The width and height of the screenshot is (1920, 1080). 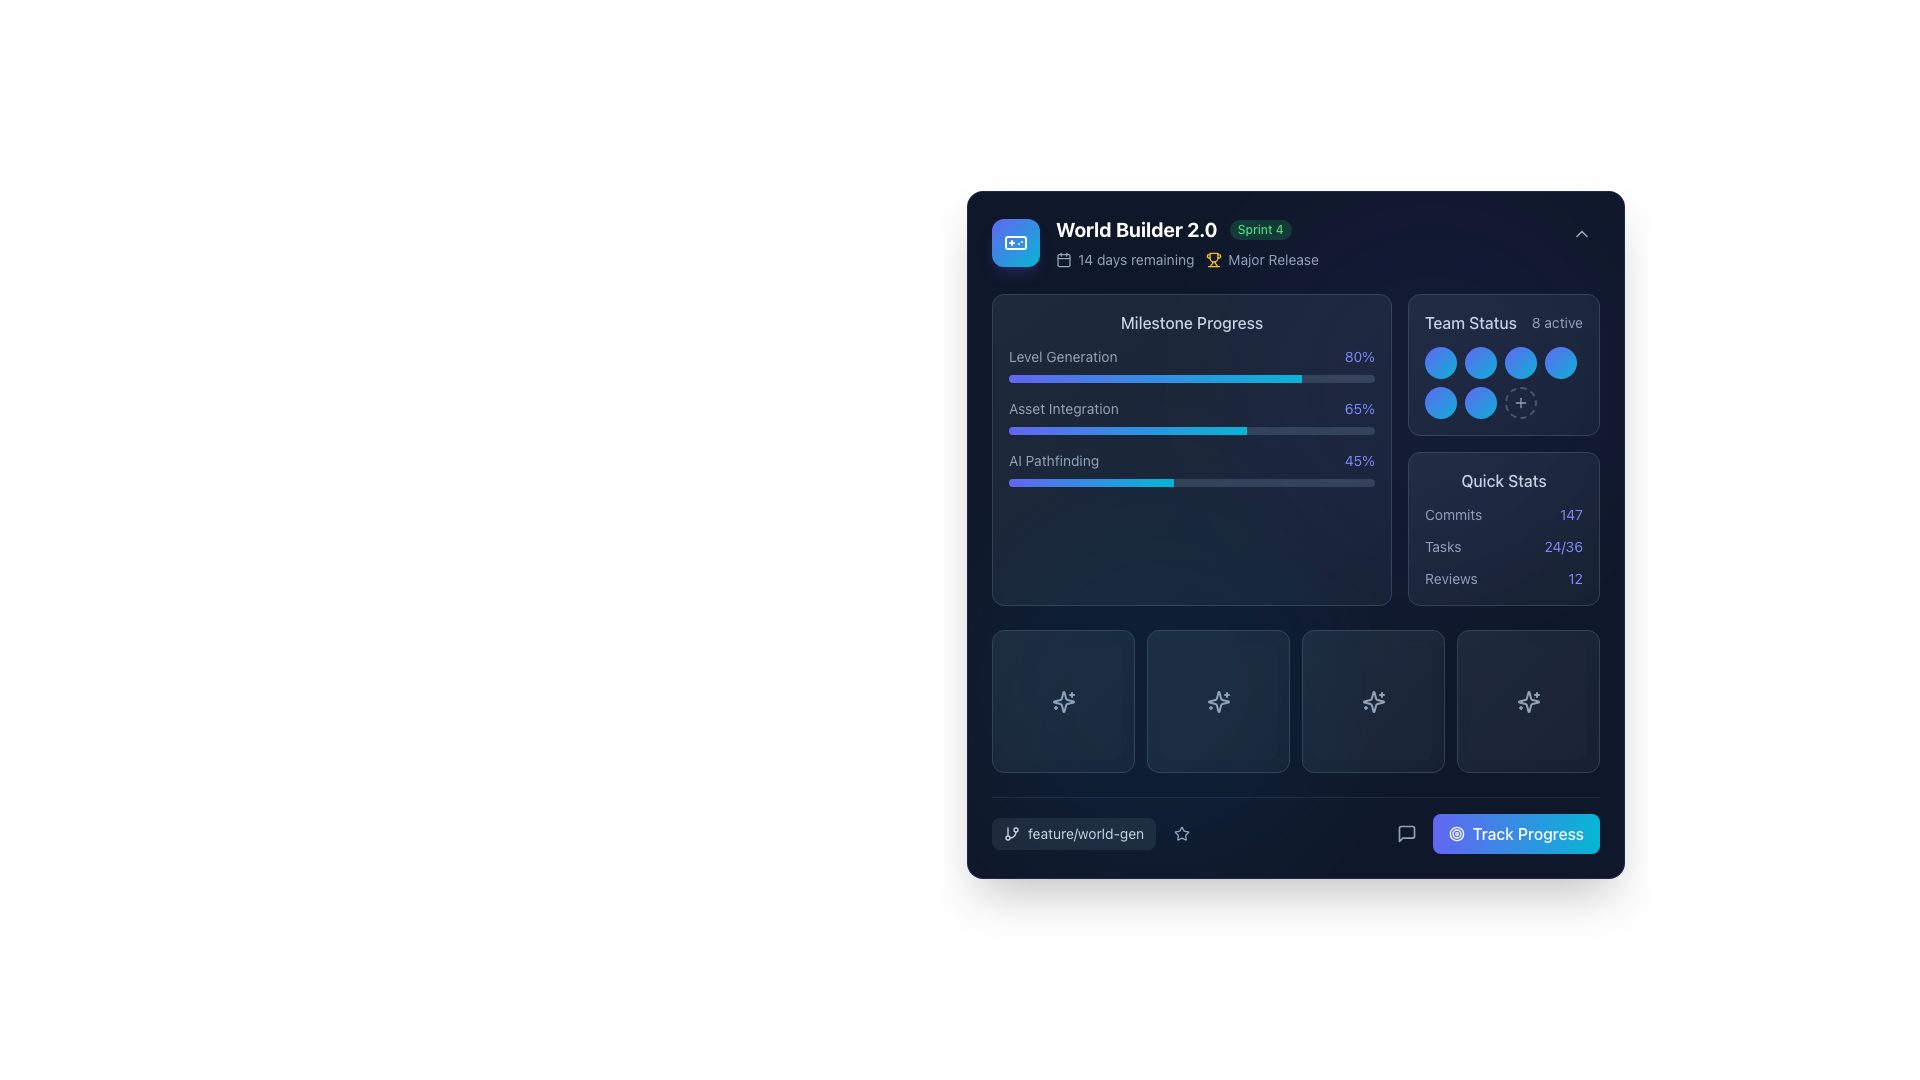 What do you see at coordinates (1503, 547) in the screenshot?
I see `the Progress indicator element labeled 'Tasks 24/36', located in the 'Quick Stats' section` at bounding box center [1503, 547].